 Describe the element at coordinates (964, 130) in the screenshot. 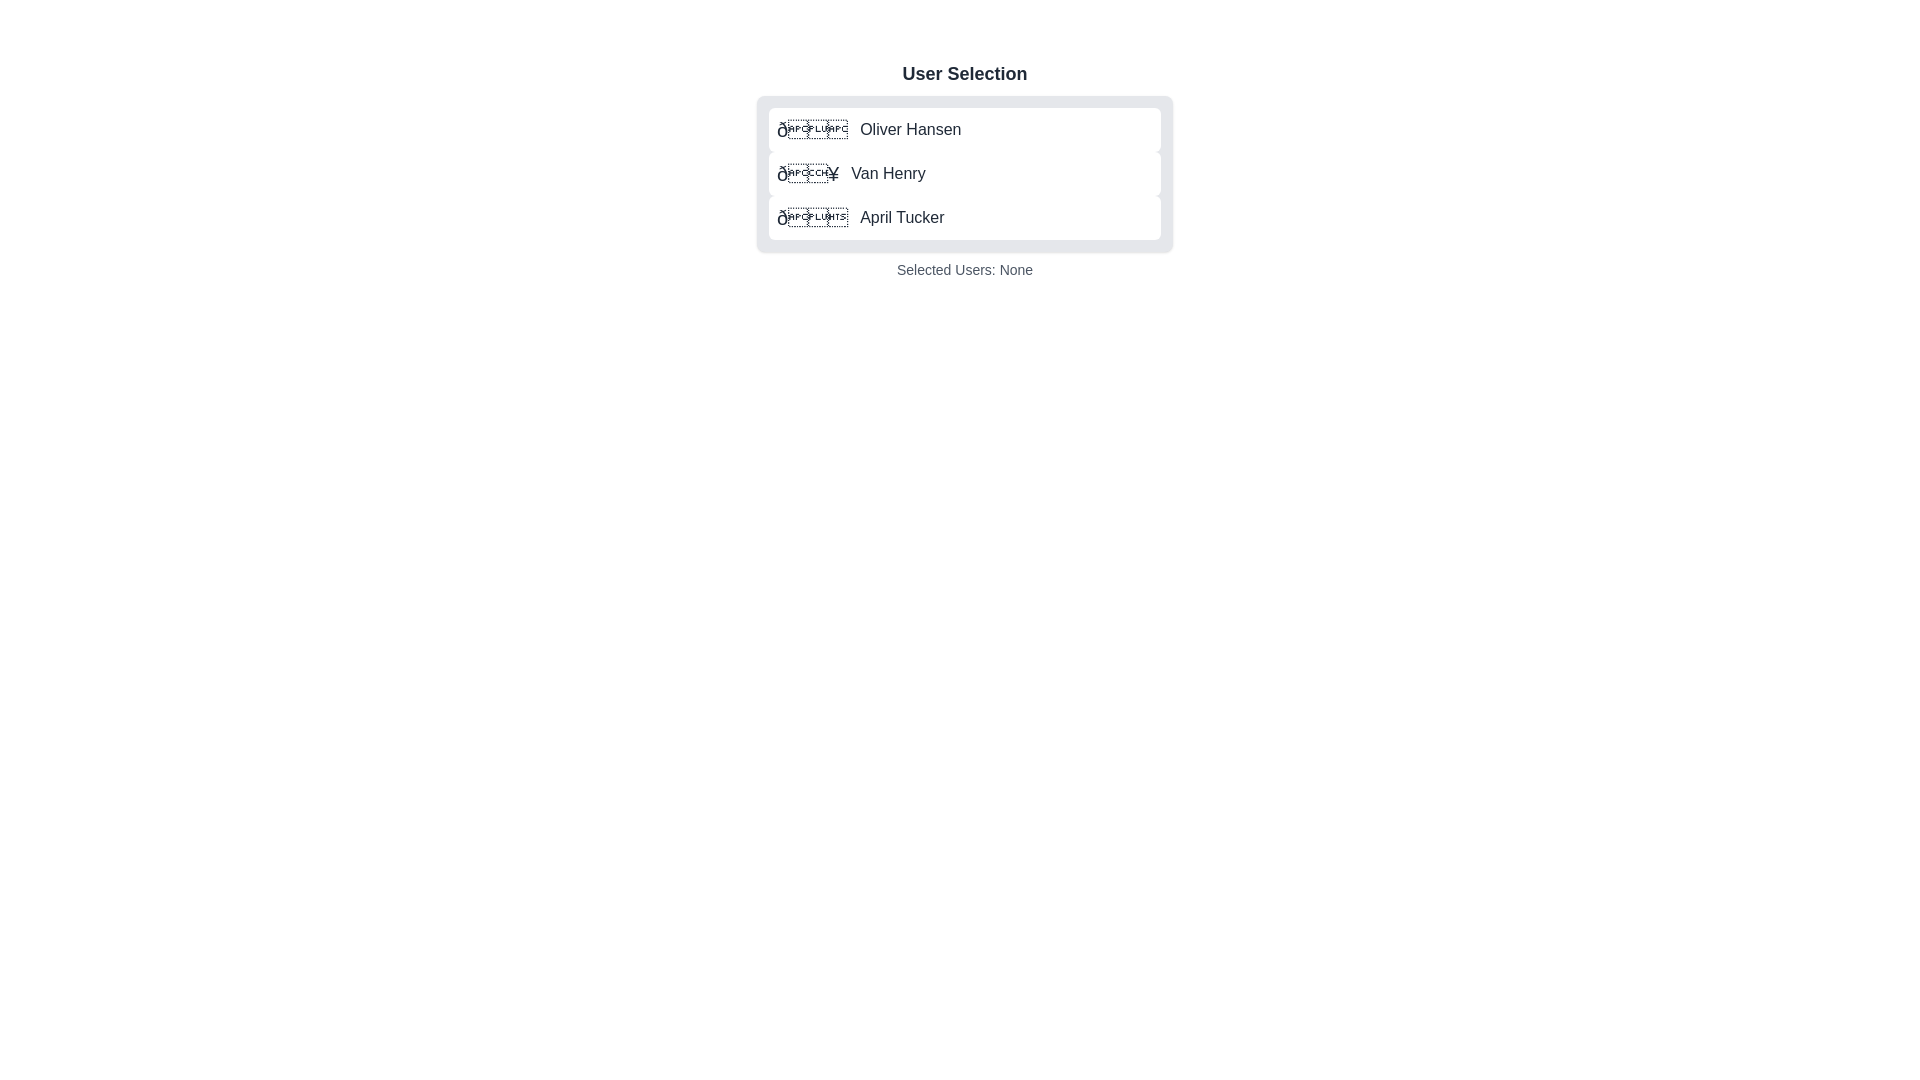

I see `the first interactive list item, which contains a star emoji and the name 'Oliver Hansen'` at that location.